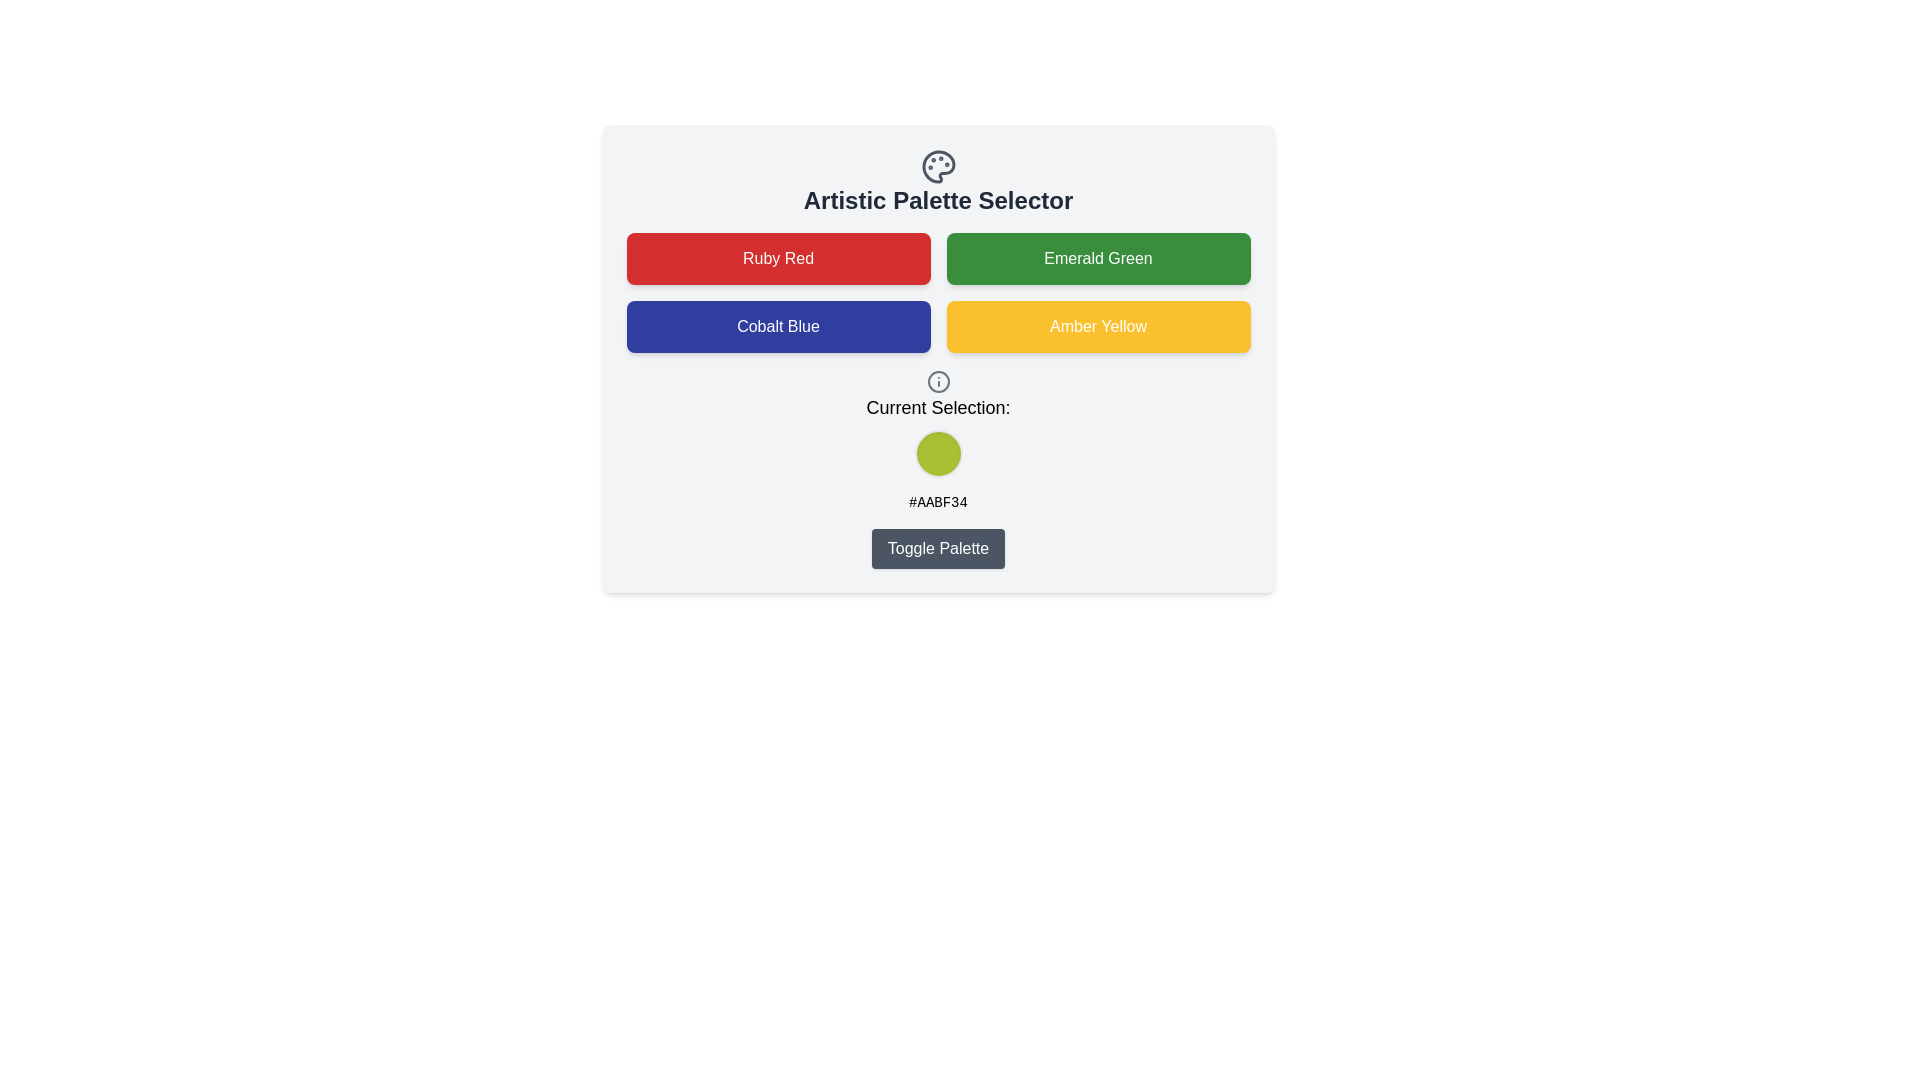 The width and height of the screenshot is (1920, 1080). What do you see at coordinates (1097, 257) in the screenshot?
I see `the 'Emerald Green' button, which is a rectangular button with a rounded design and a green background displaying the text 'Emerald Green' in white` at bounding box center [1097, 257].